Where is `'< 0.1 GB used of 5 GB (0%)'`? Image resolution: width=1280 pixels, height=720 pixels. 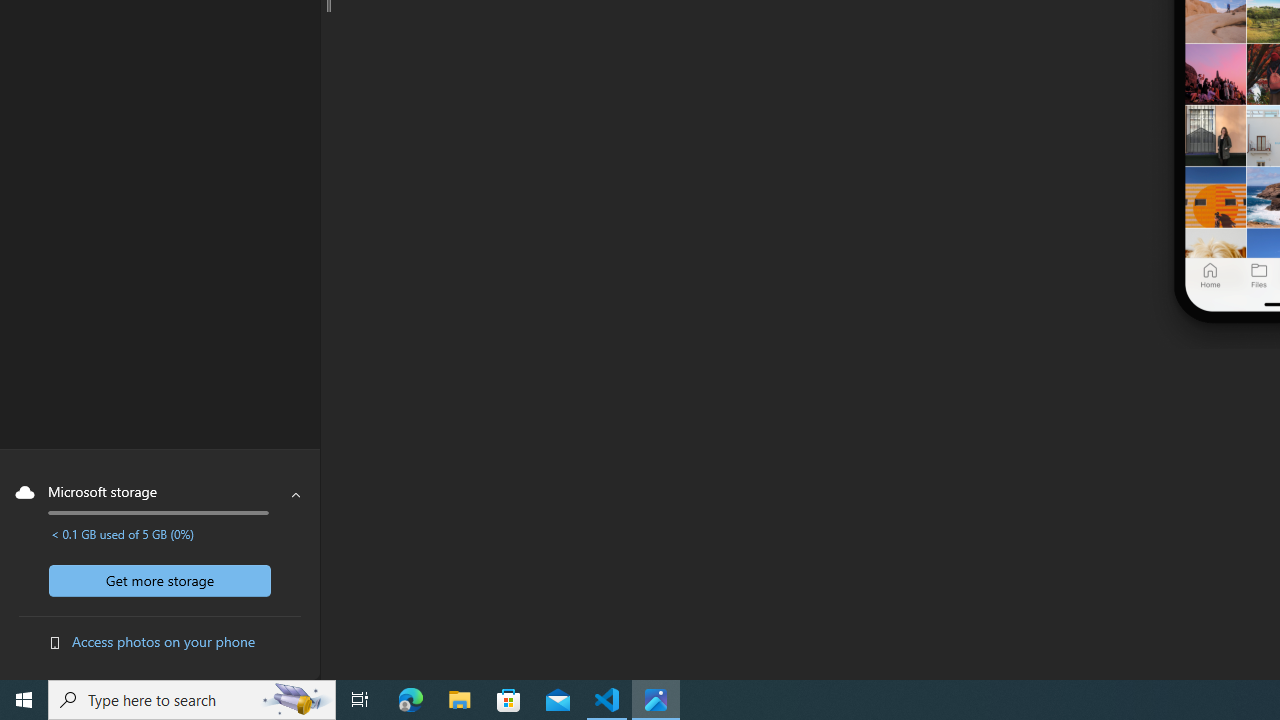
'< 0.1 GB used of 5 GB (0%)' is located at coordinates (121, 532).